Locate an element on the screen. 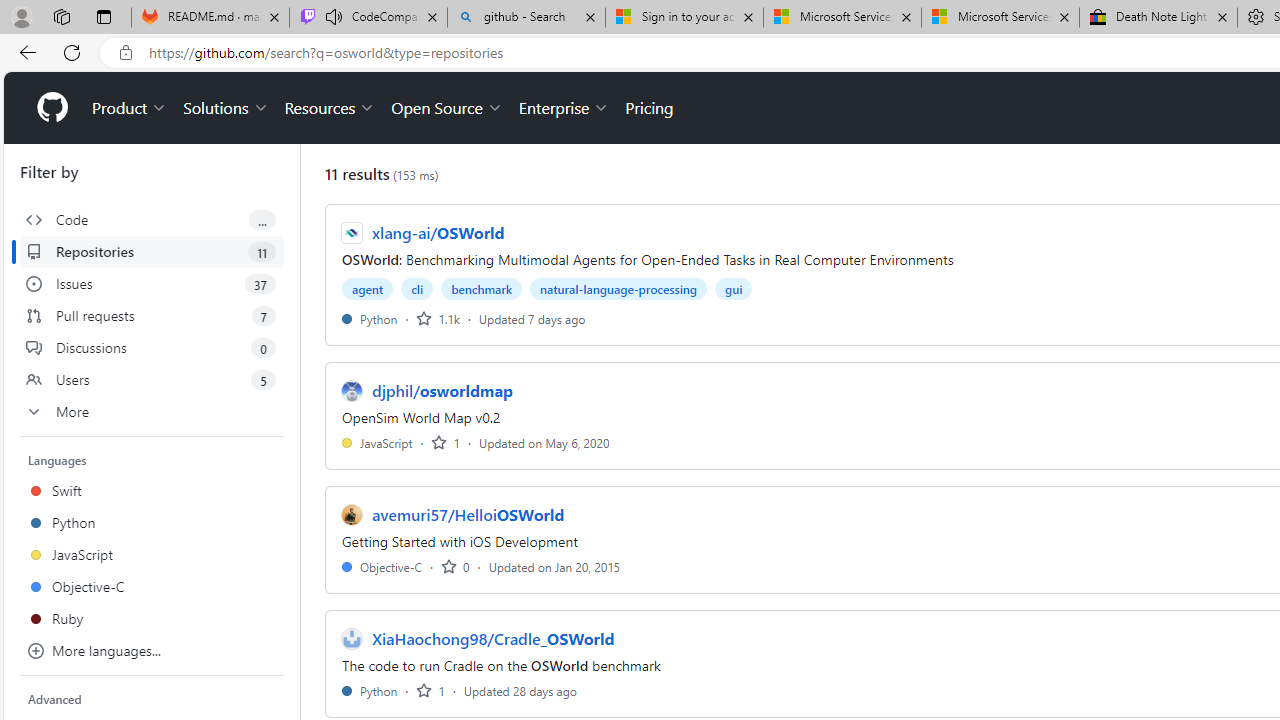 The width and height of the screenshot is (1280, 720). 'Pricing' is located at coordinates (649, 108).